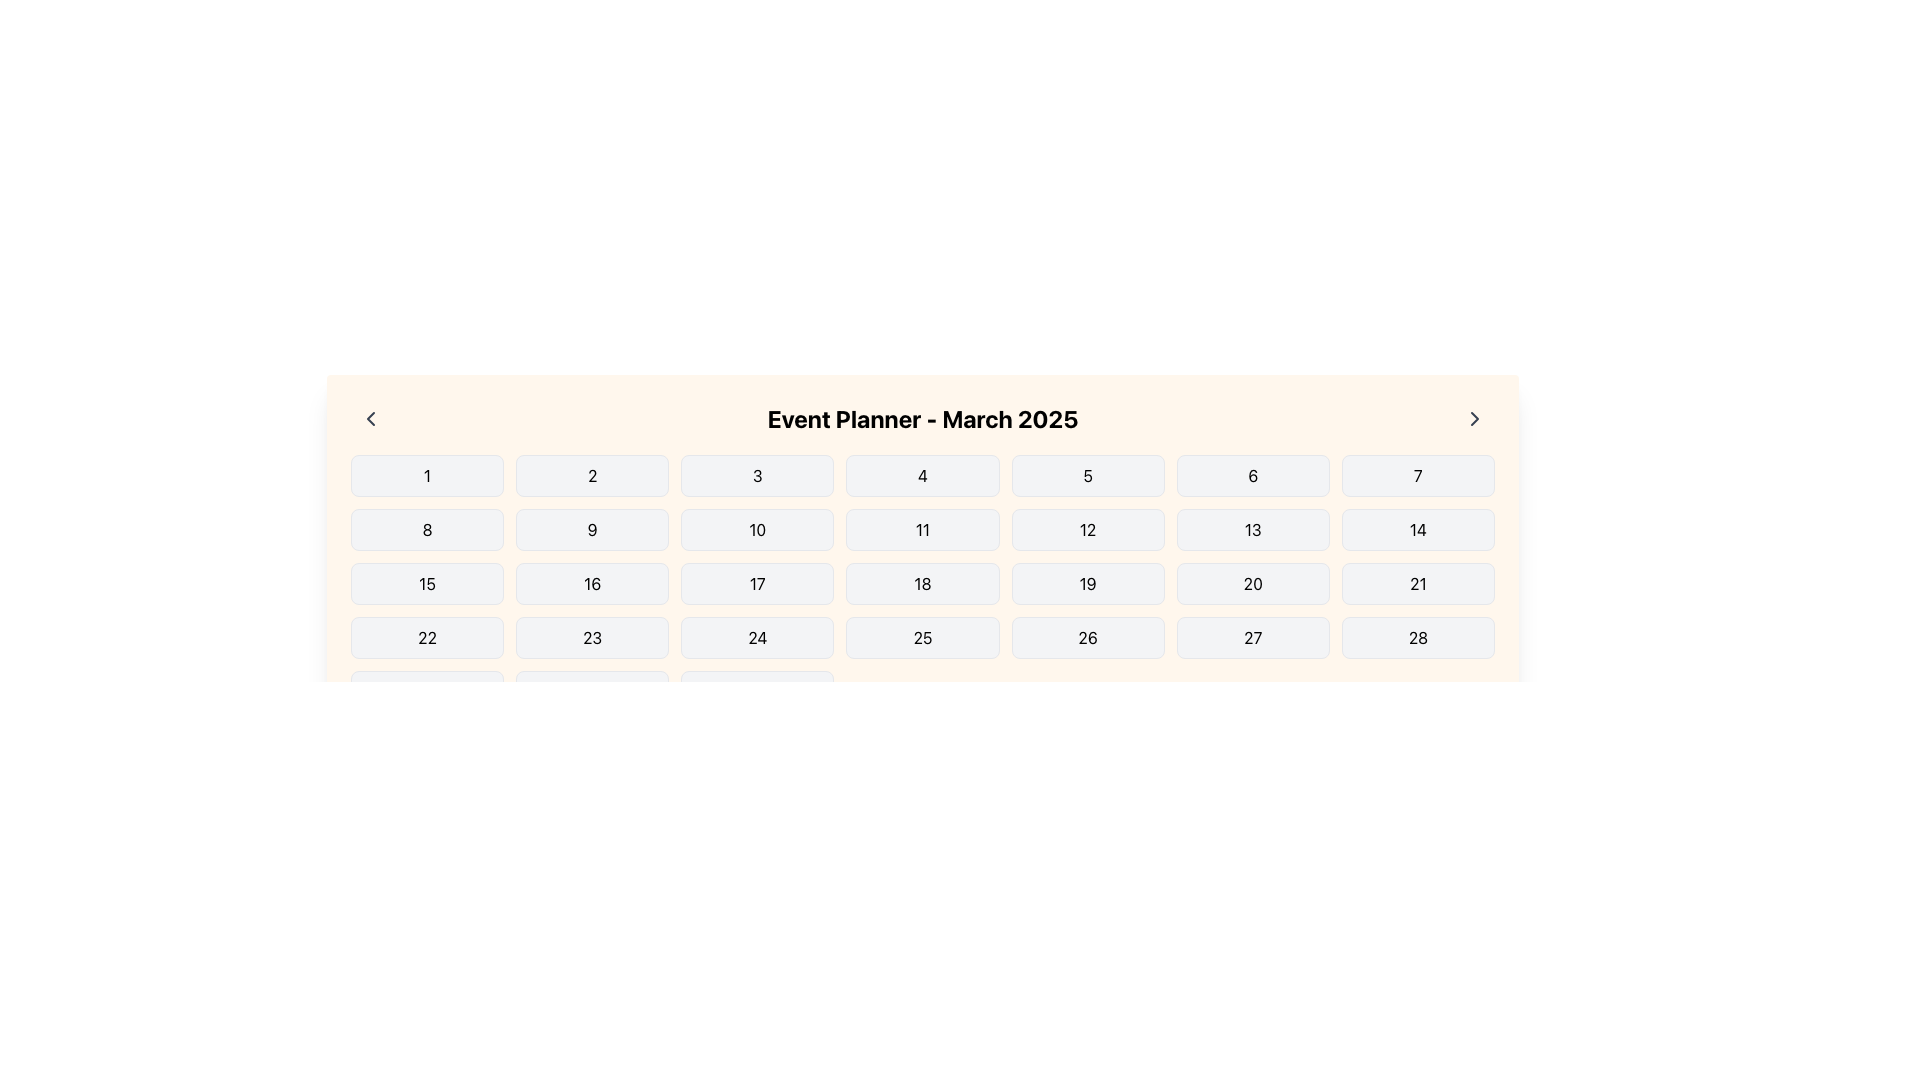 This screenshot has height=1080, width=1920. I want to click on the numerical text '26' displayed within the calendar cell located in the fifth row and fifth column, so click(1087, 637).